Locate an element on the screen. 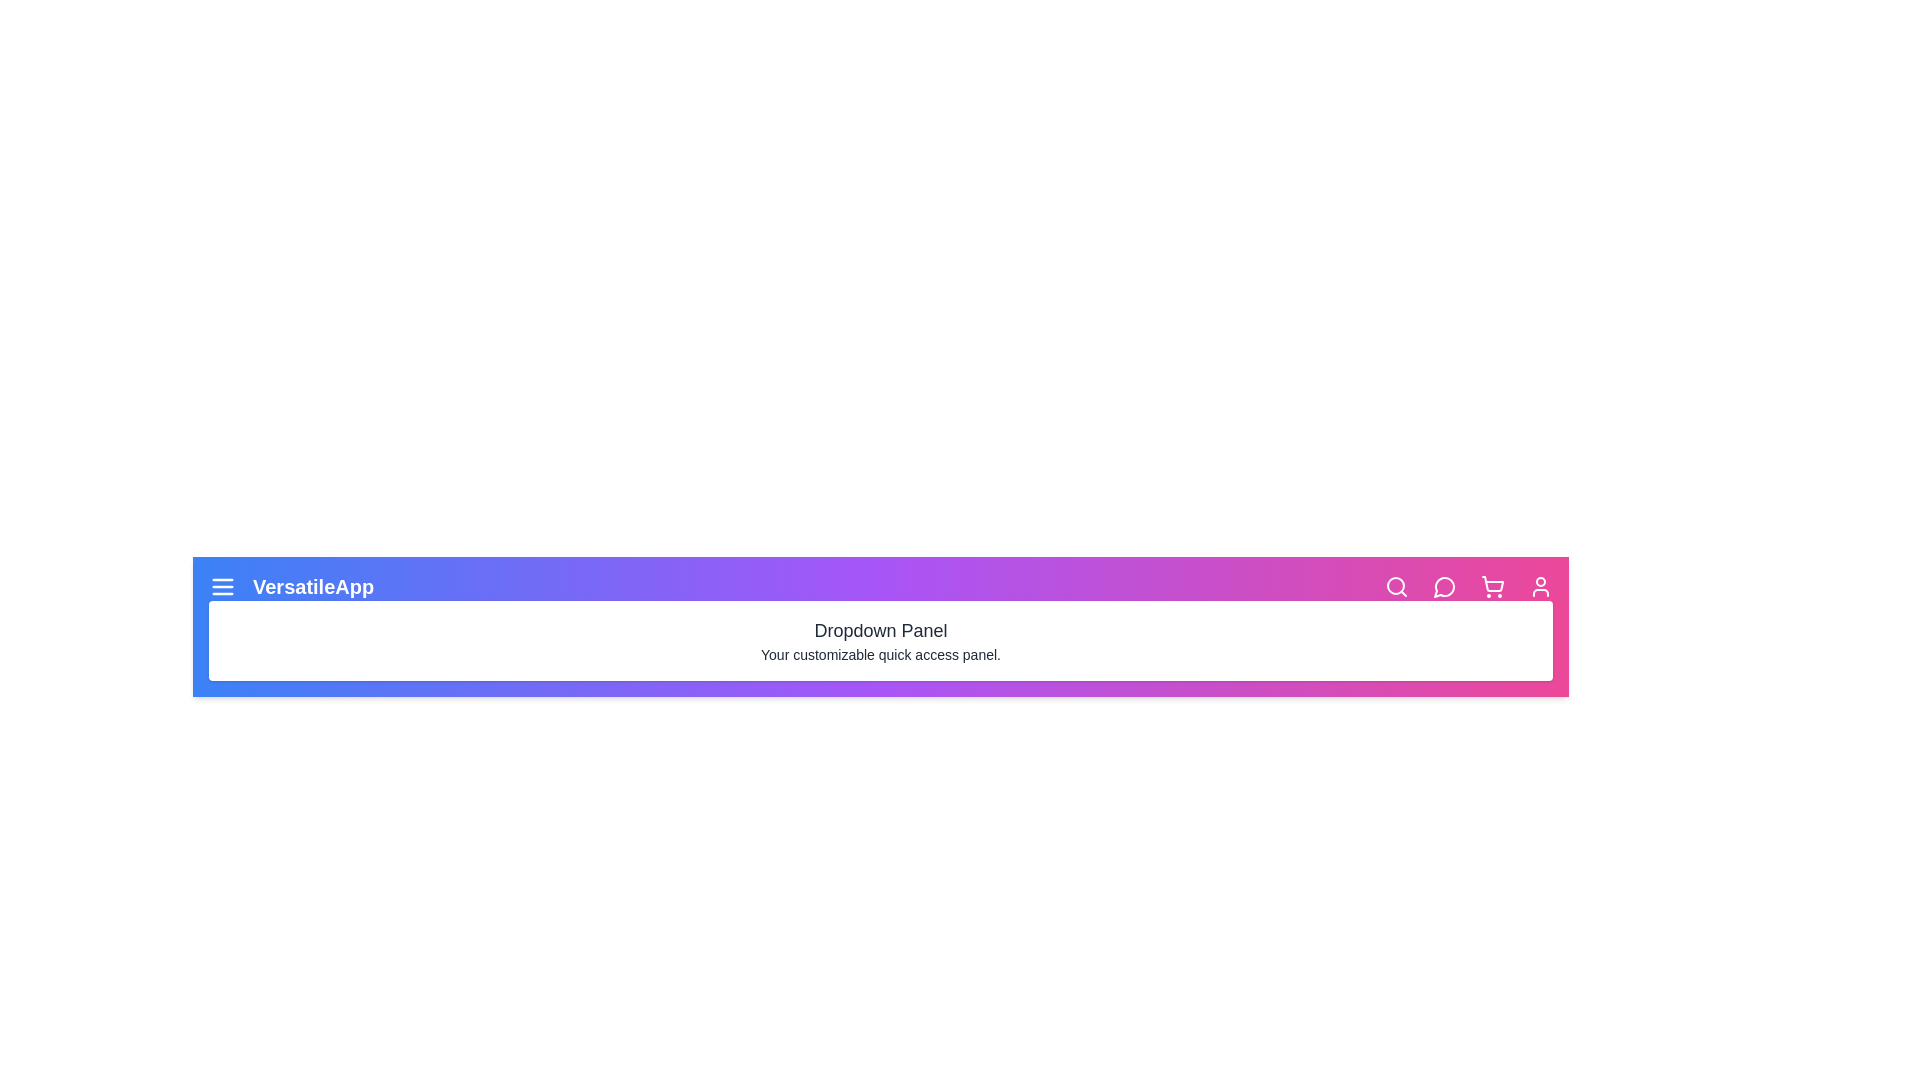  the message icon to view messages is located at coordinates (1444, 585).